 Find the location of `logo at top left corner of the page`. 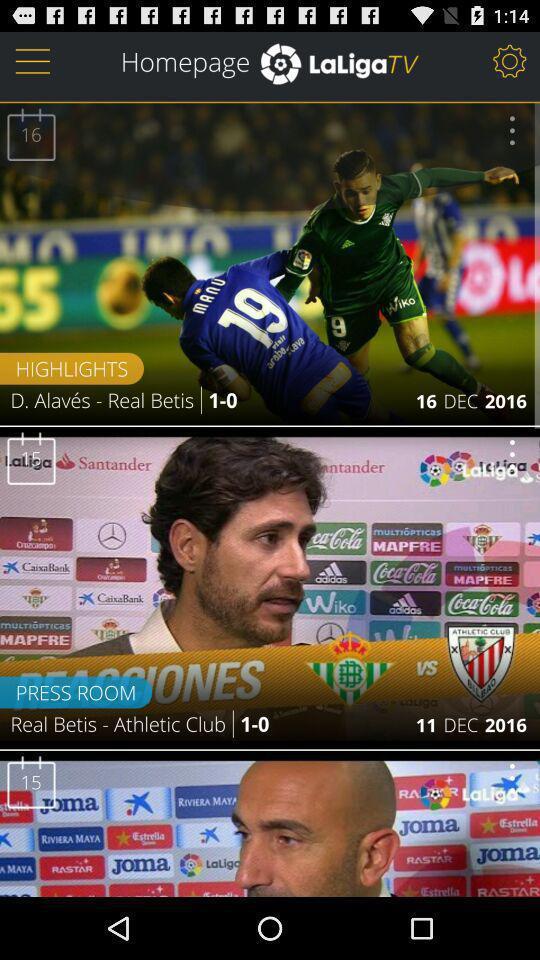

logo at top left corner of the page is located at coordinates (31, 59).